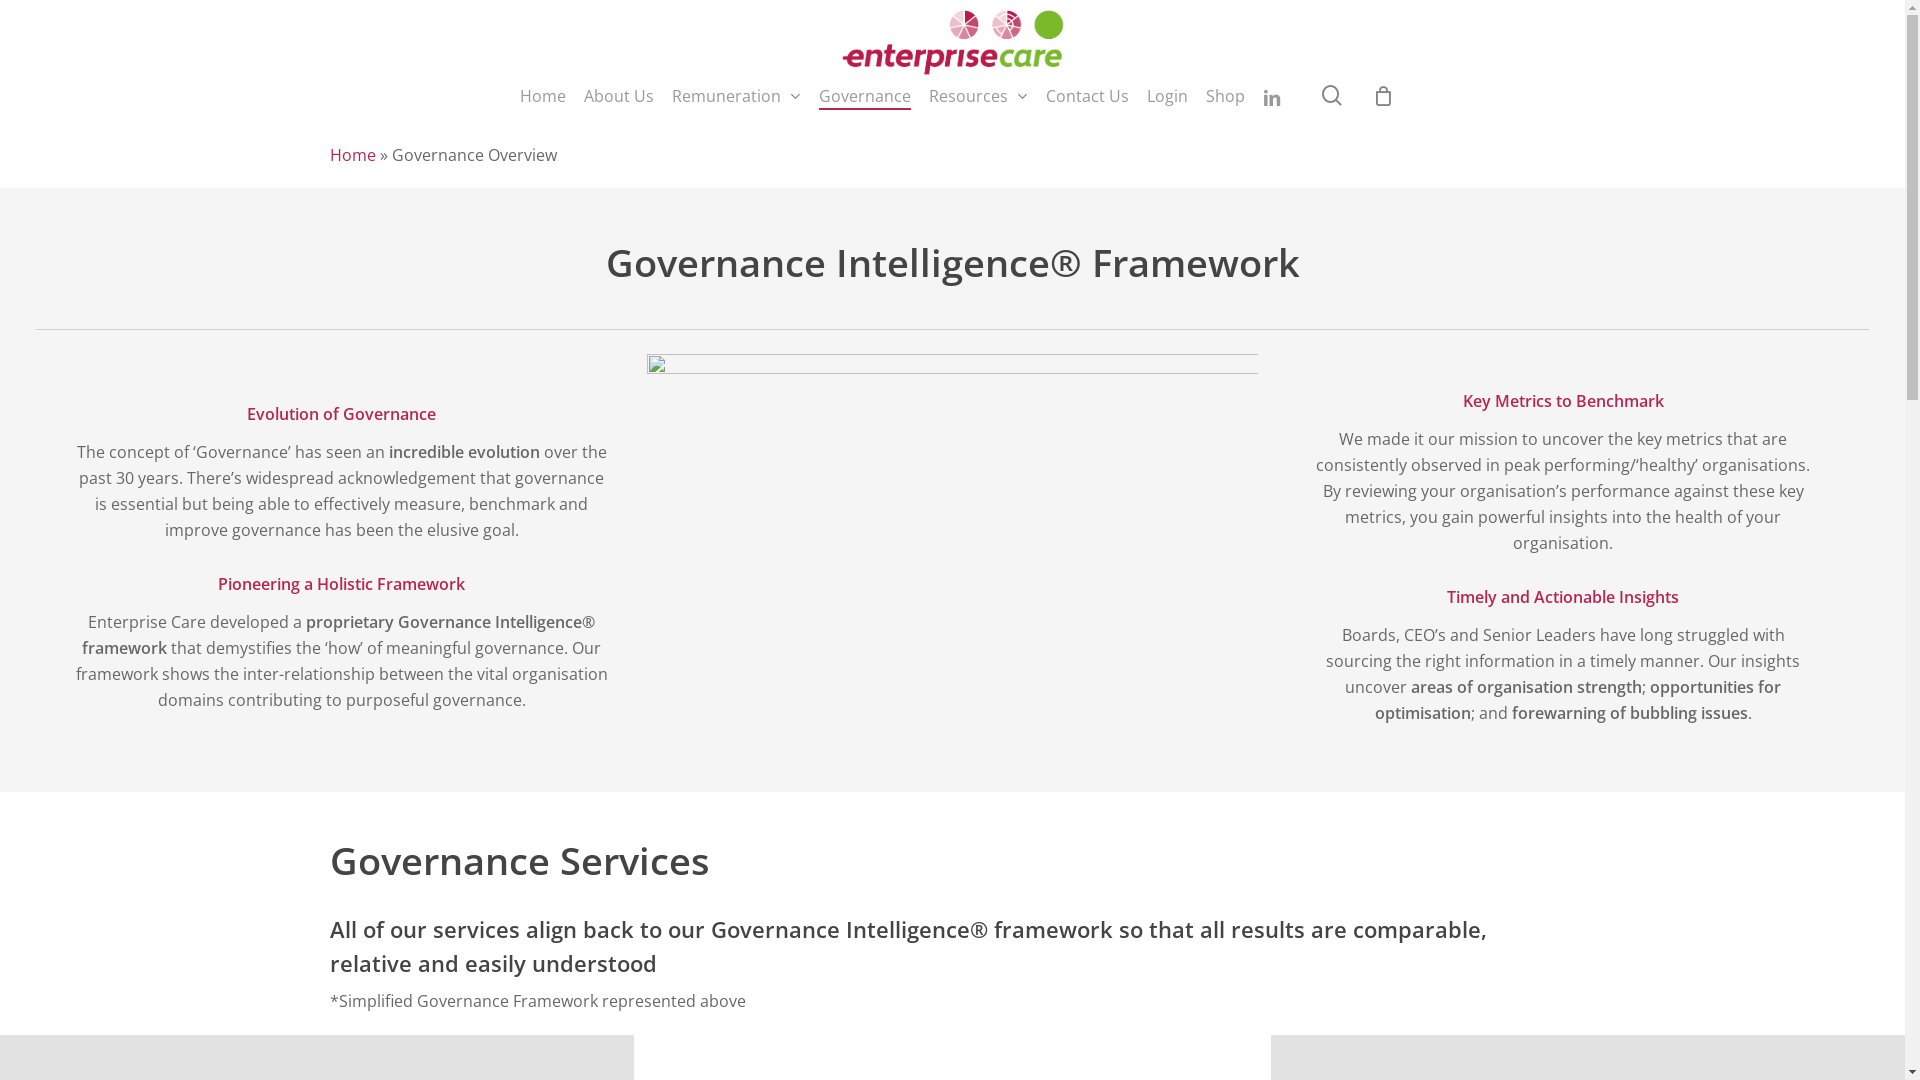 The image size is (1920, 1080). What do you see at coordinates (864, 96) in the screenshot?
I see `'Governance'` at bounding box center [864, 96].